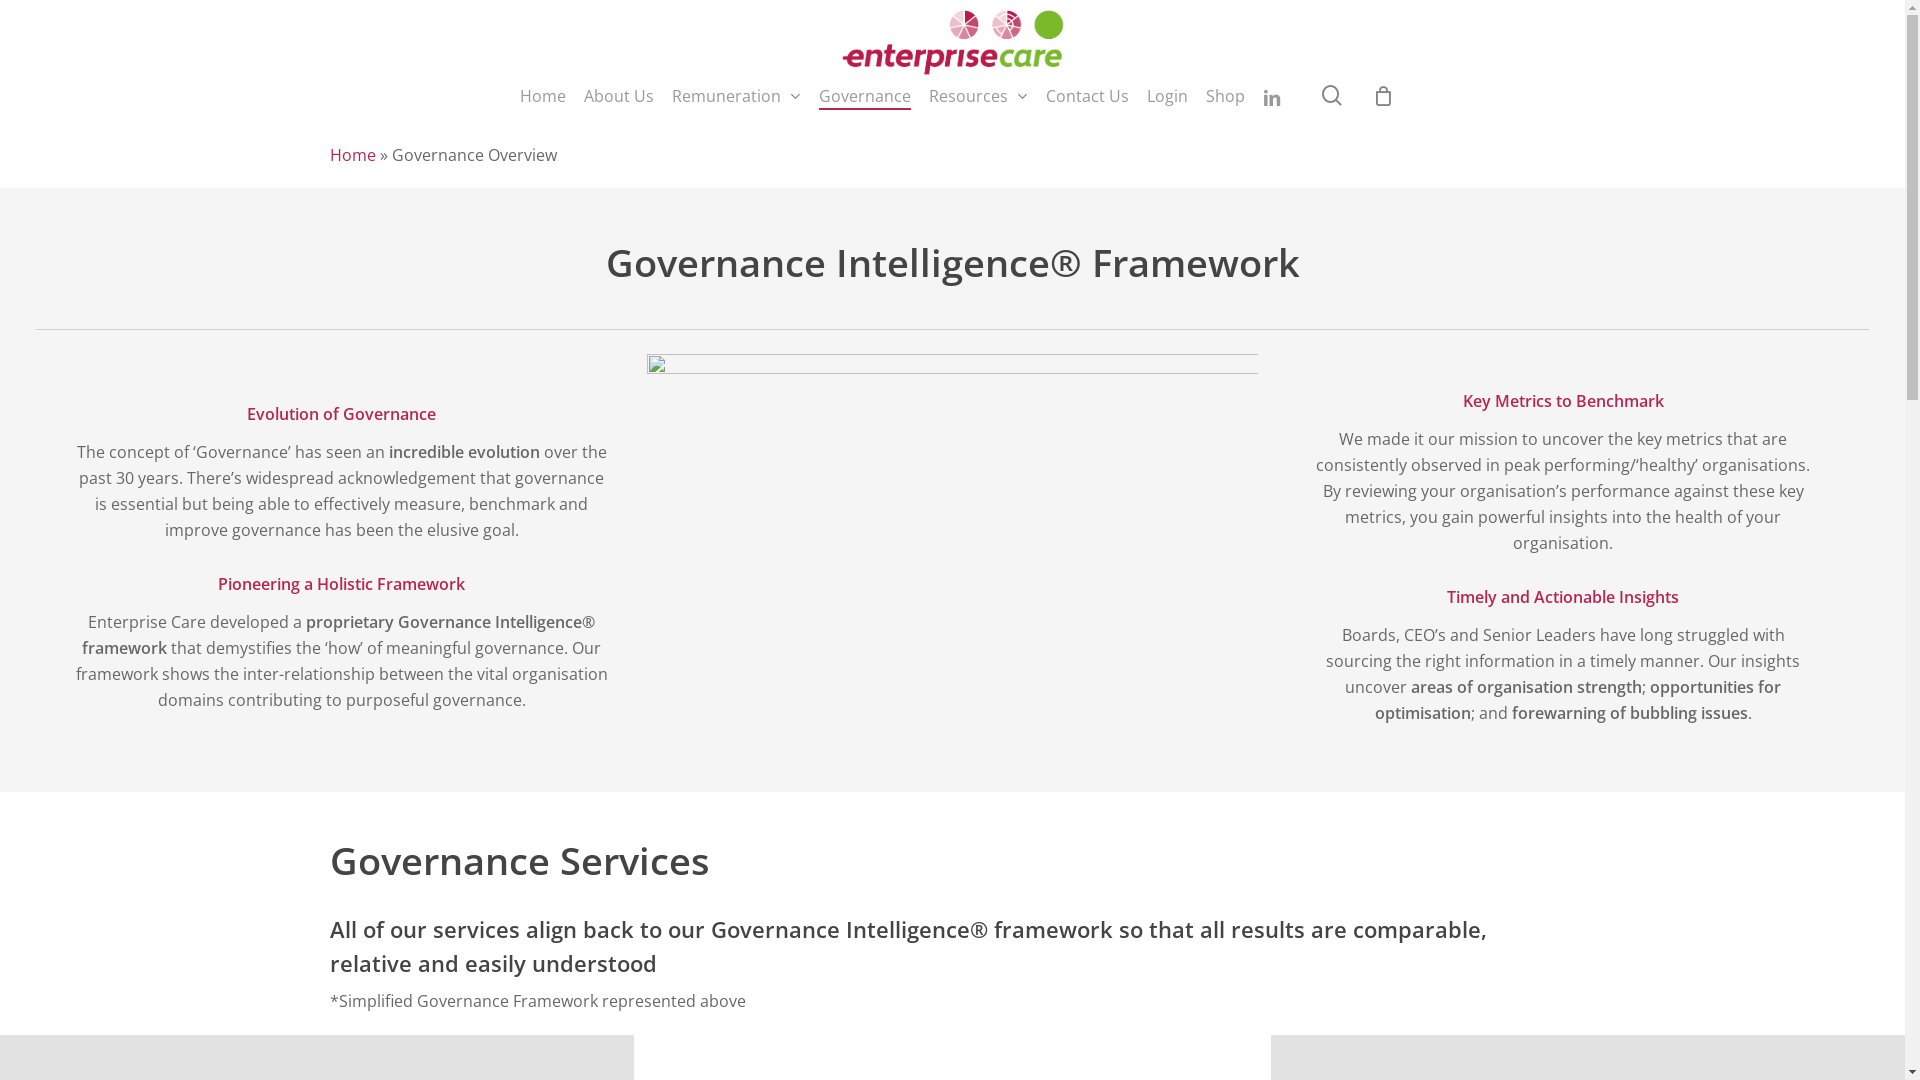 The image size is (1920, 1080). What do you see at coordinates (864, 96) in the screenshot?
I see `'Governance'` at bounding box center [864, 96].